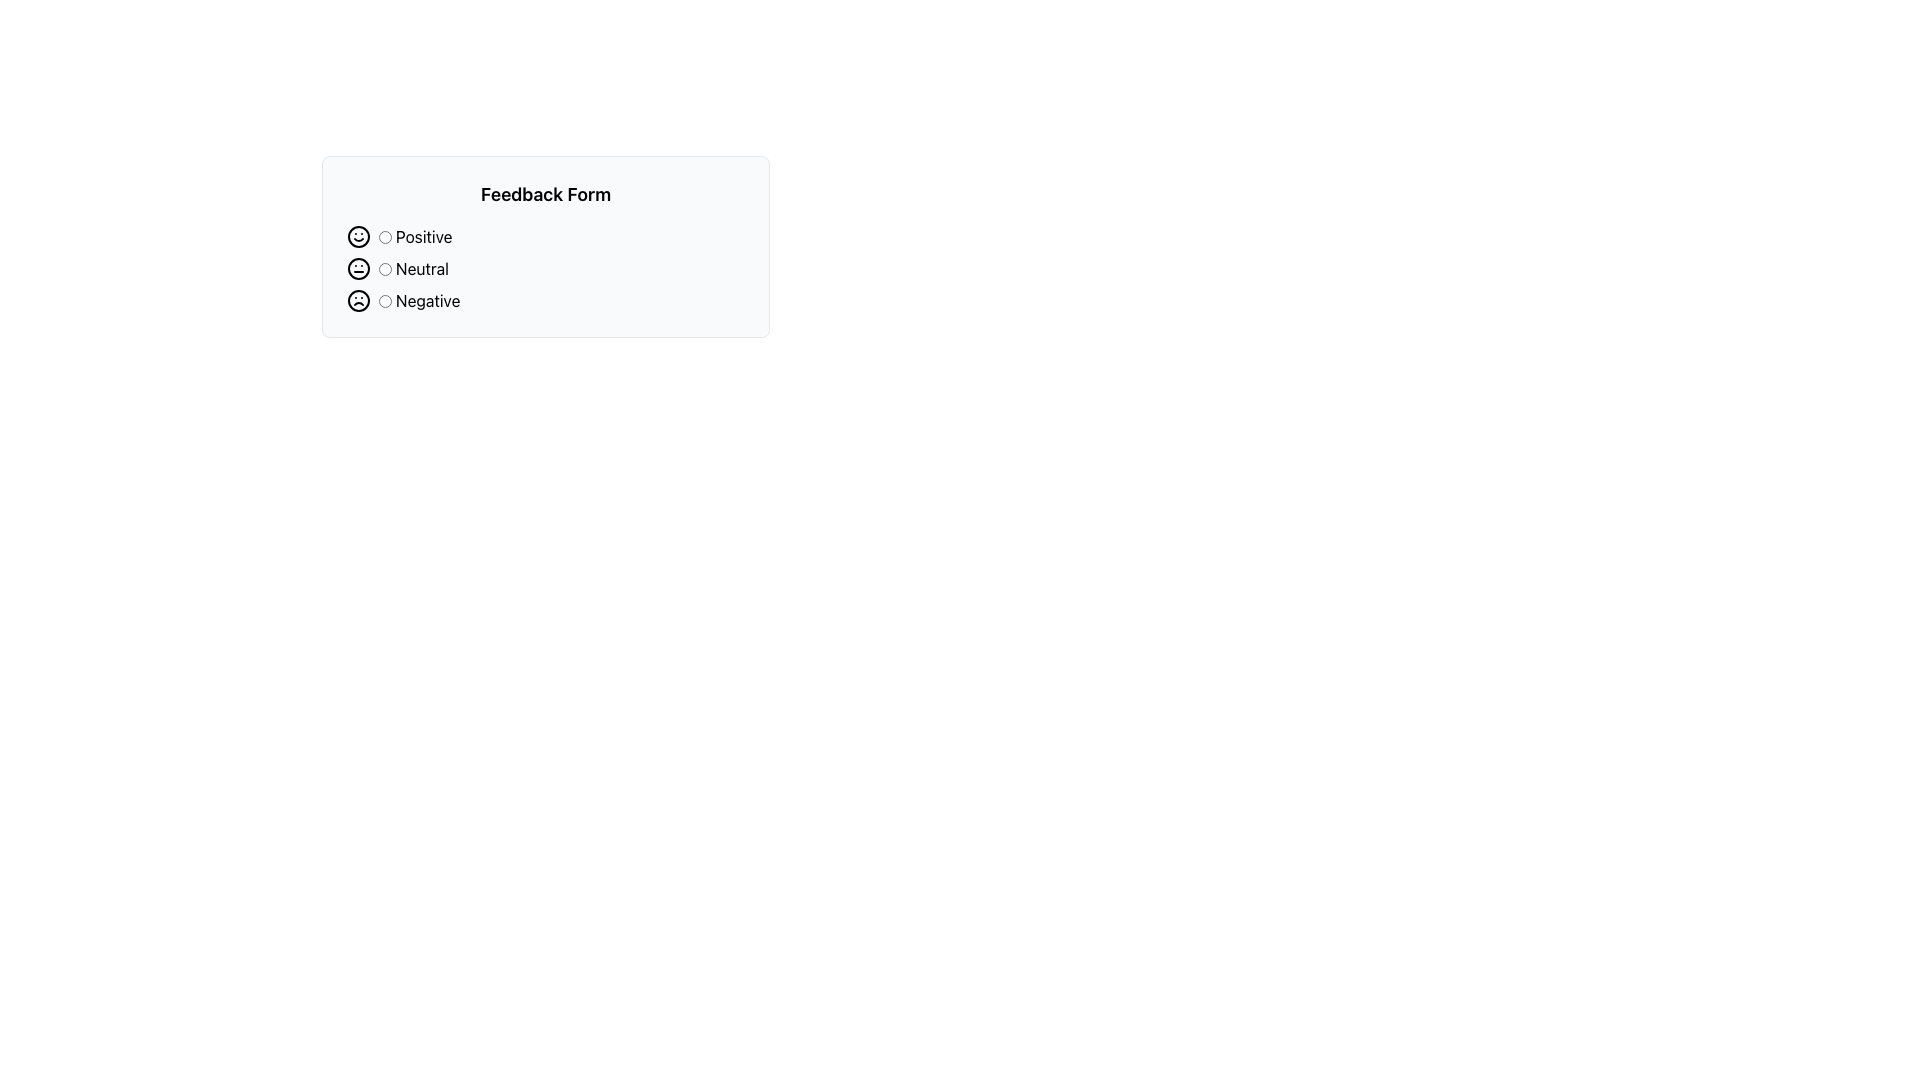 Image resolution: width=1920 pixels, height=1080 pixels. Describe the element at coordinates (546, 300) in the screenshot. I see `the radio button labeled 'Negative'` at that location.